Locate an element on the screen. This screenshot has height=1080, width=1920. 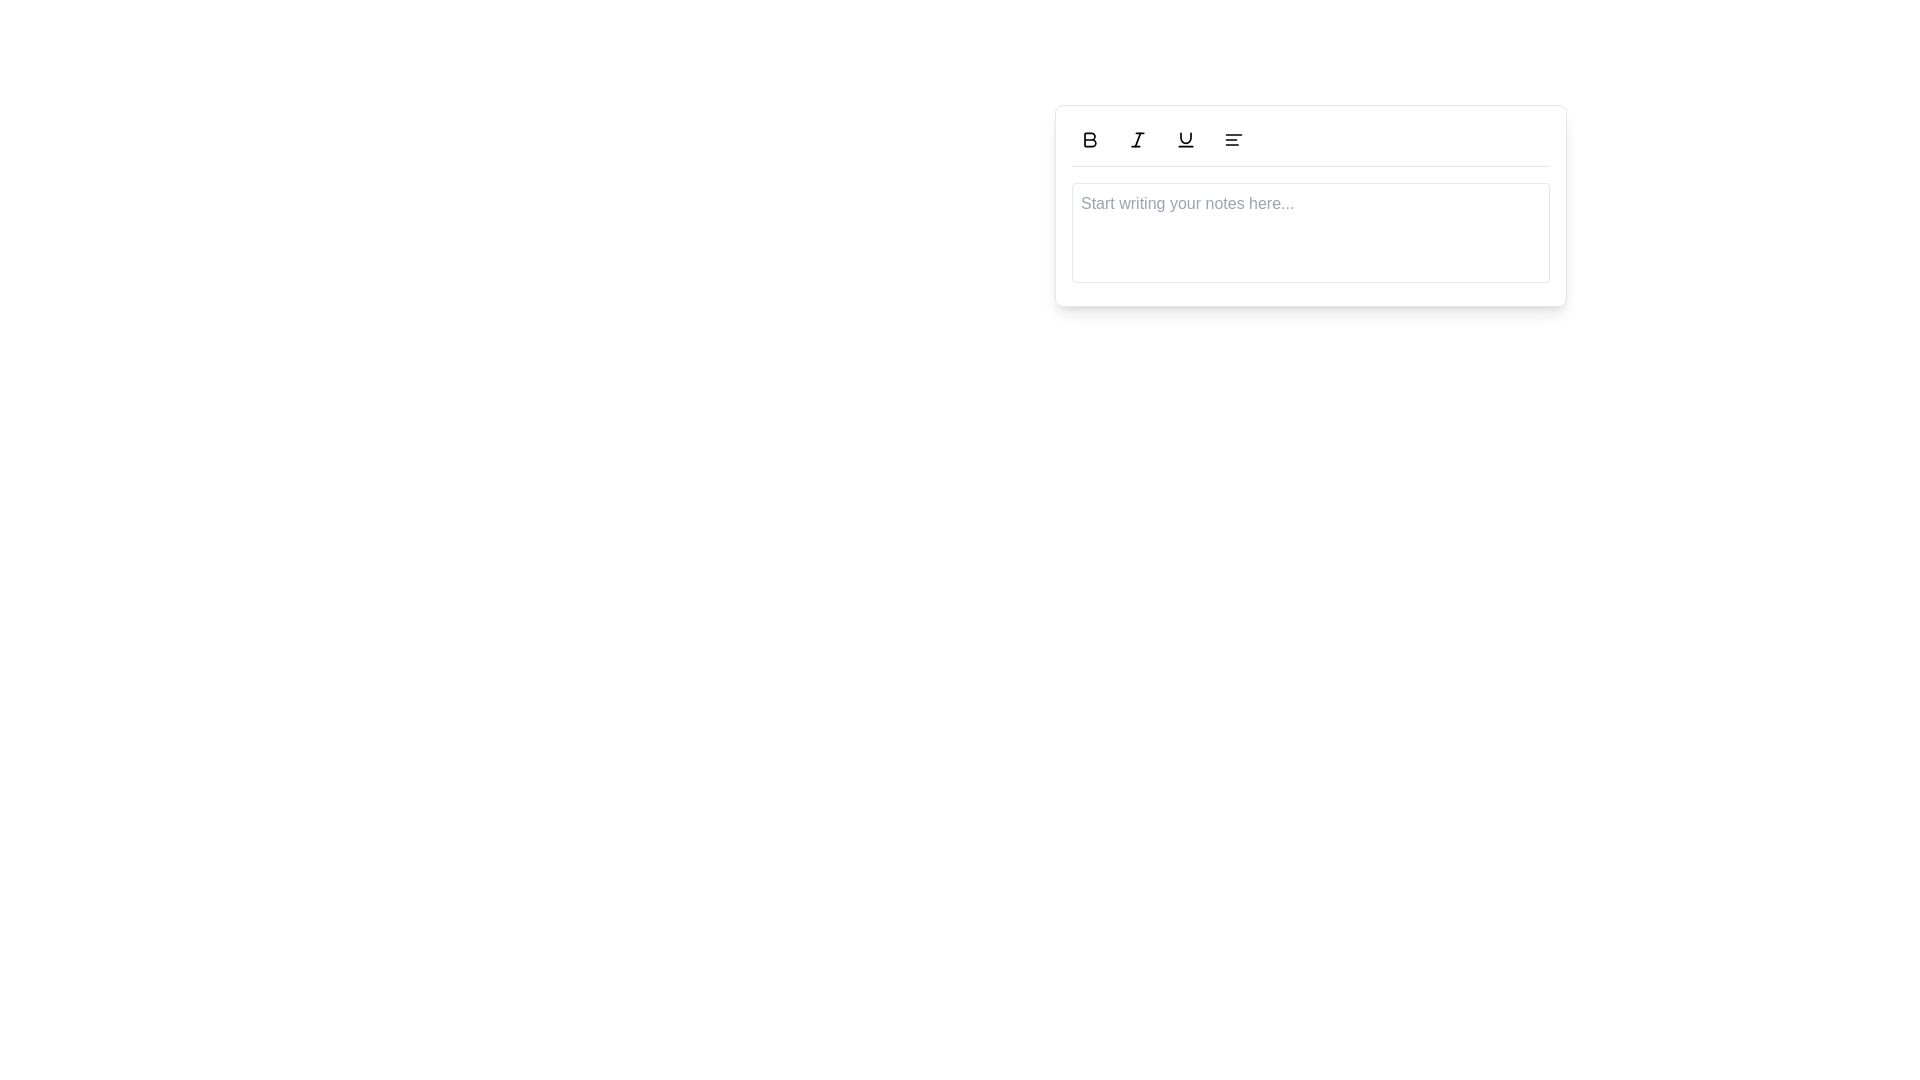
the 'align left' SVG icon located in the top-center of the interface is located at coordinates (1232, 138).